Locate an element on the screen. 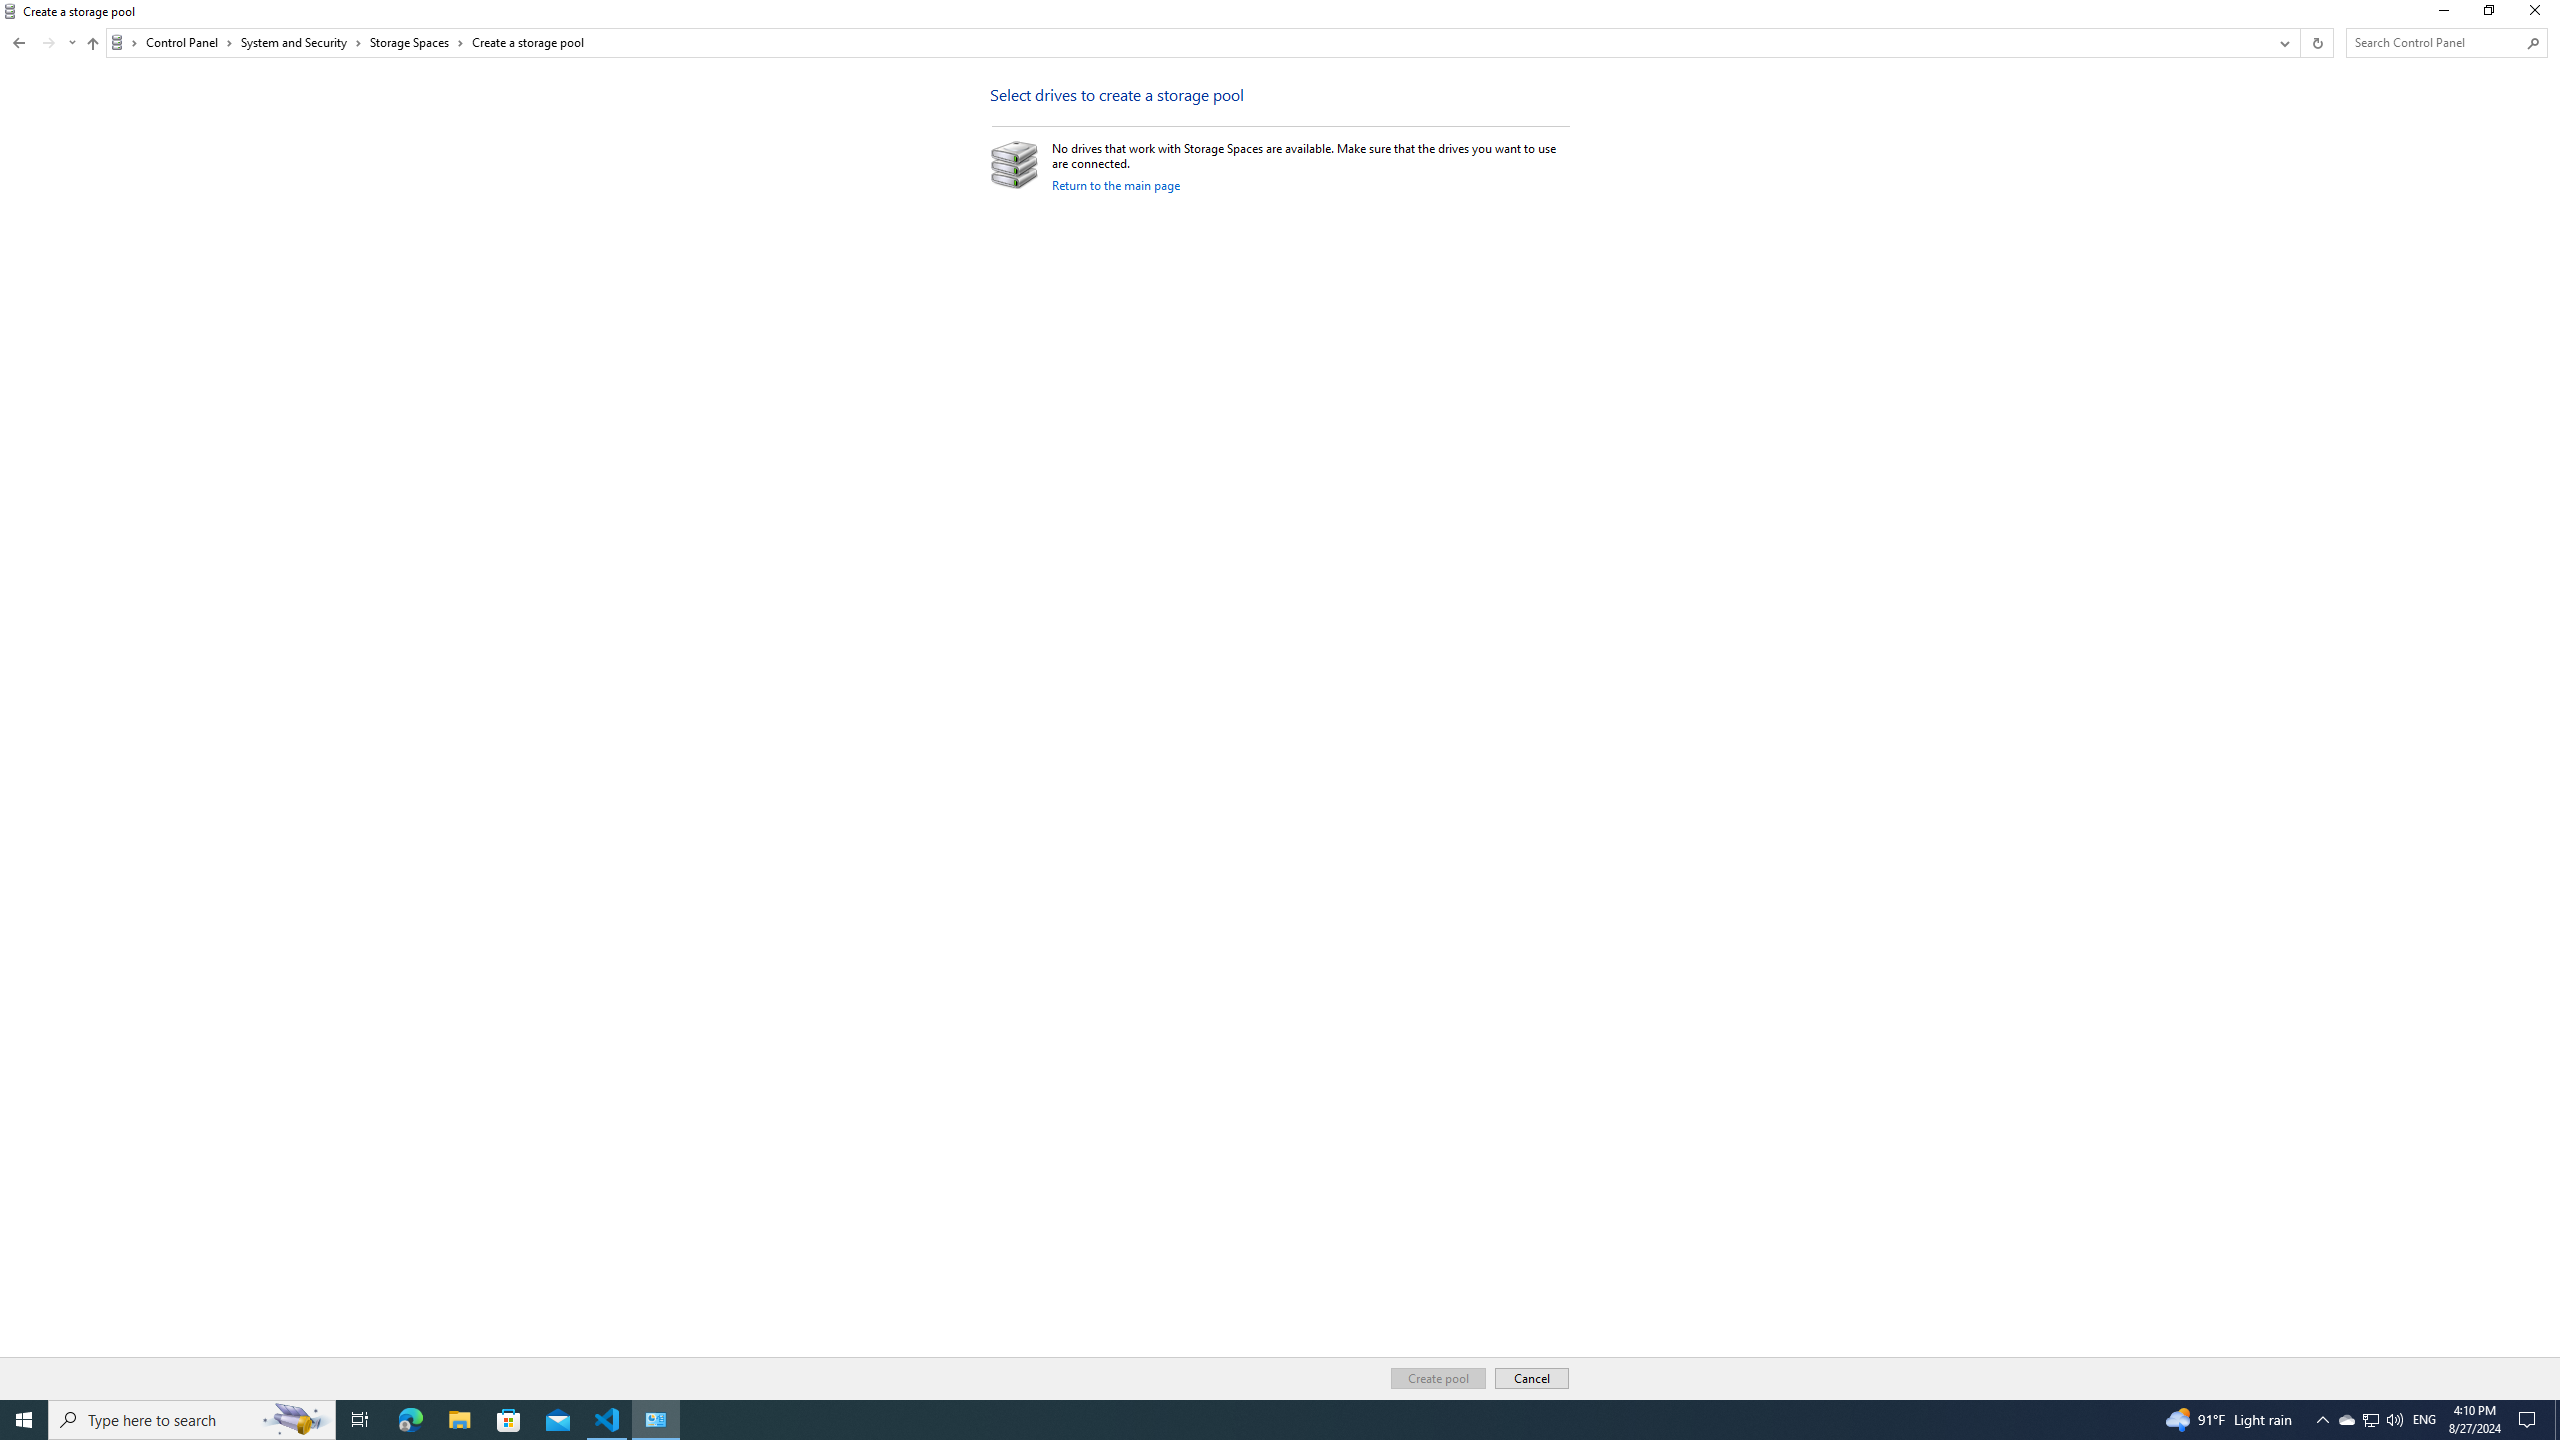 This screenshot has width=2560, height=1440. 'Up band toolbar' is located at coordinates (93, 45).